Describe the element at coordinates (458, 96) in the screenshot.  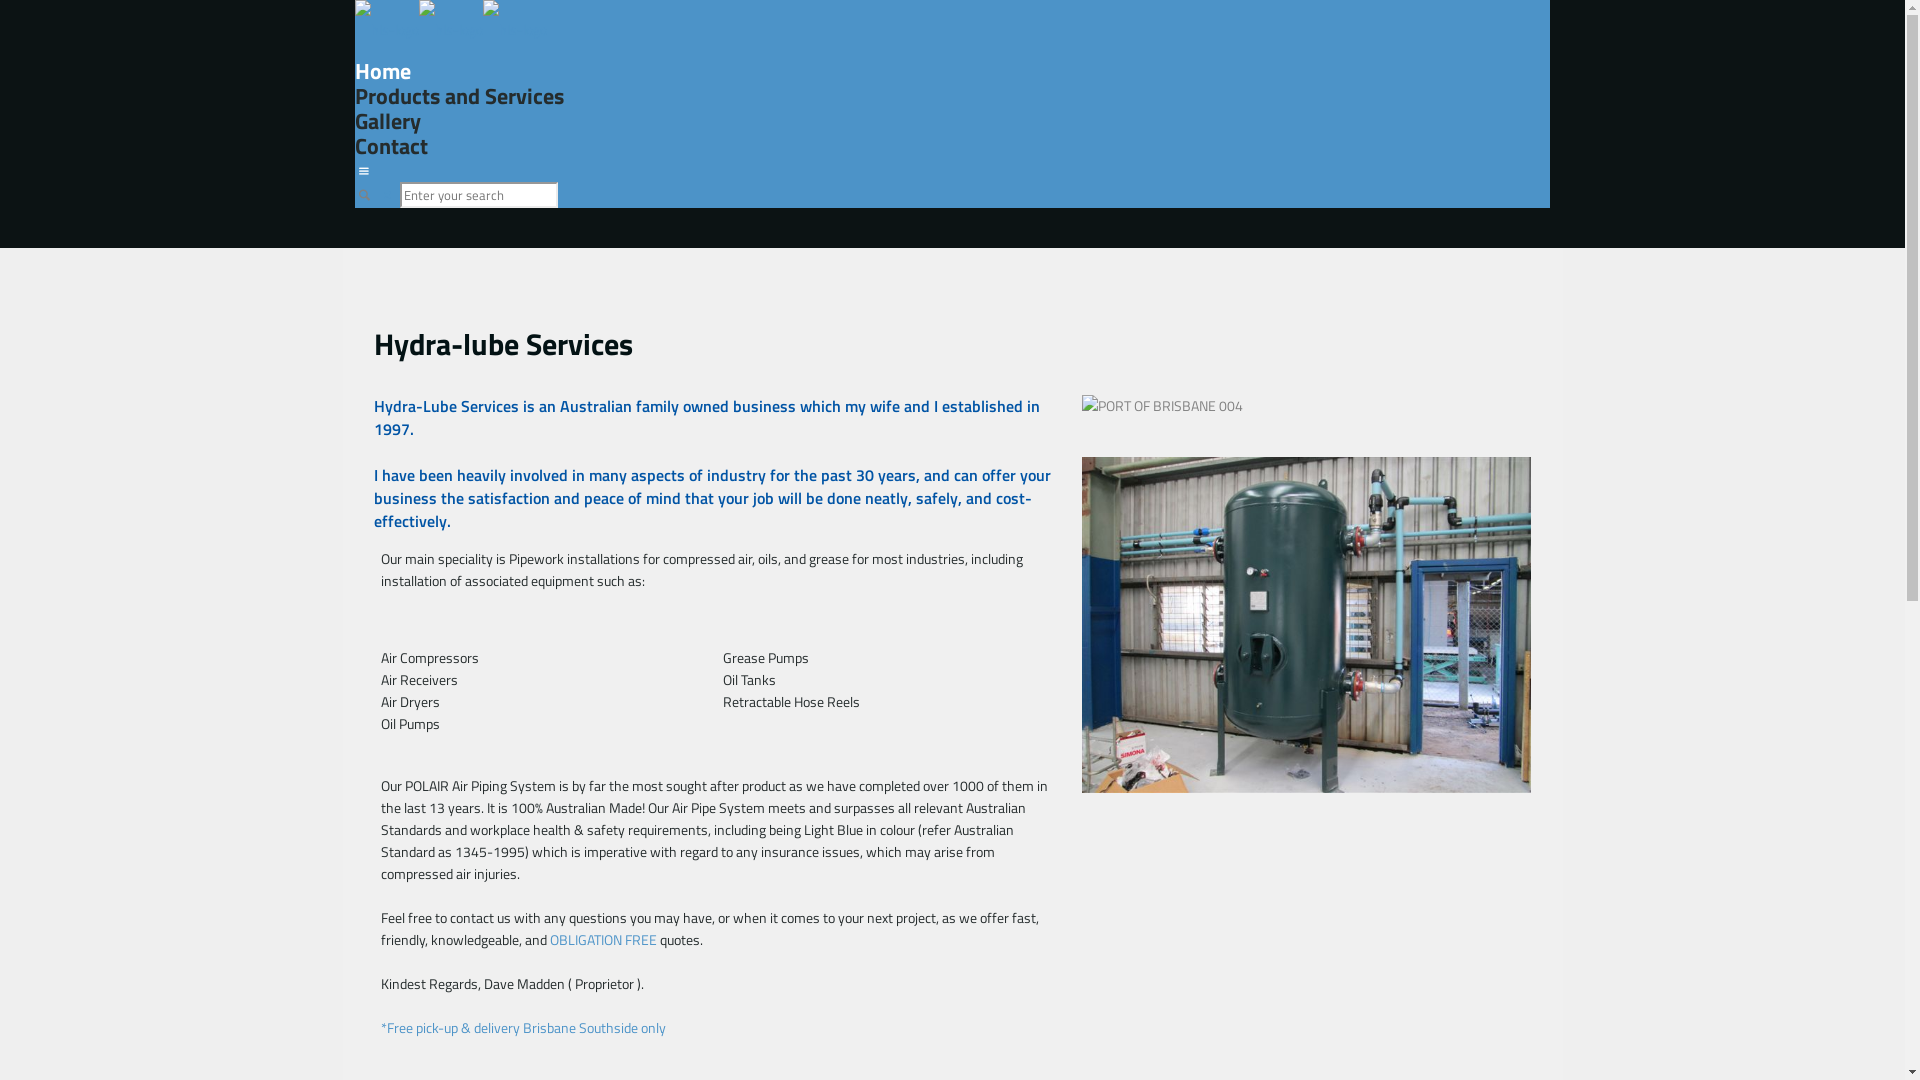
I see `'Products and Services'` at that location.